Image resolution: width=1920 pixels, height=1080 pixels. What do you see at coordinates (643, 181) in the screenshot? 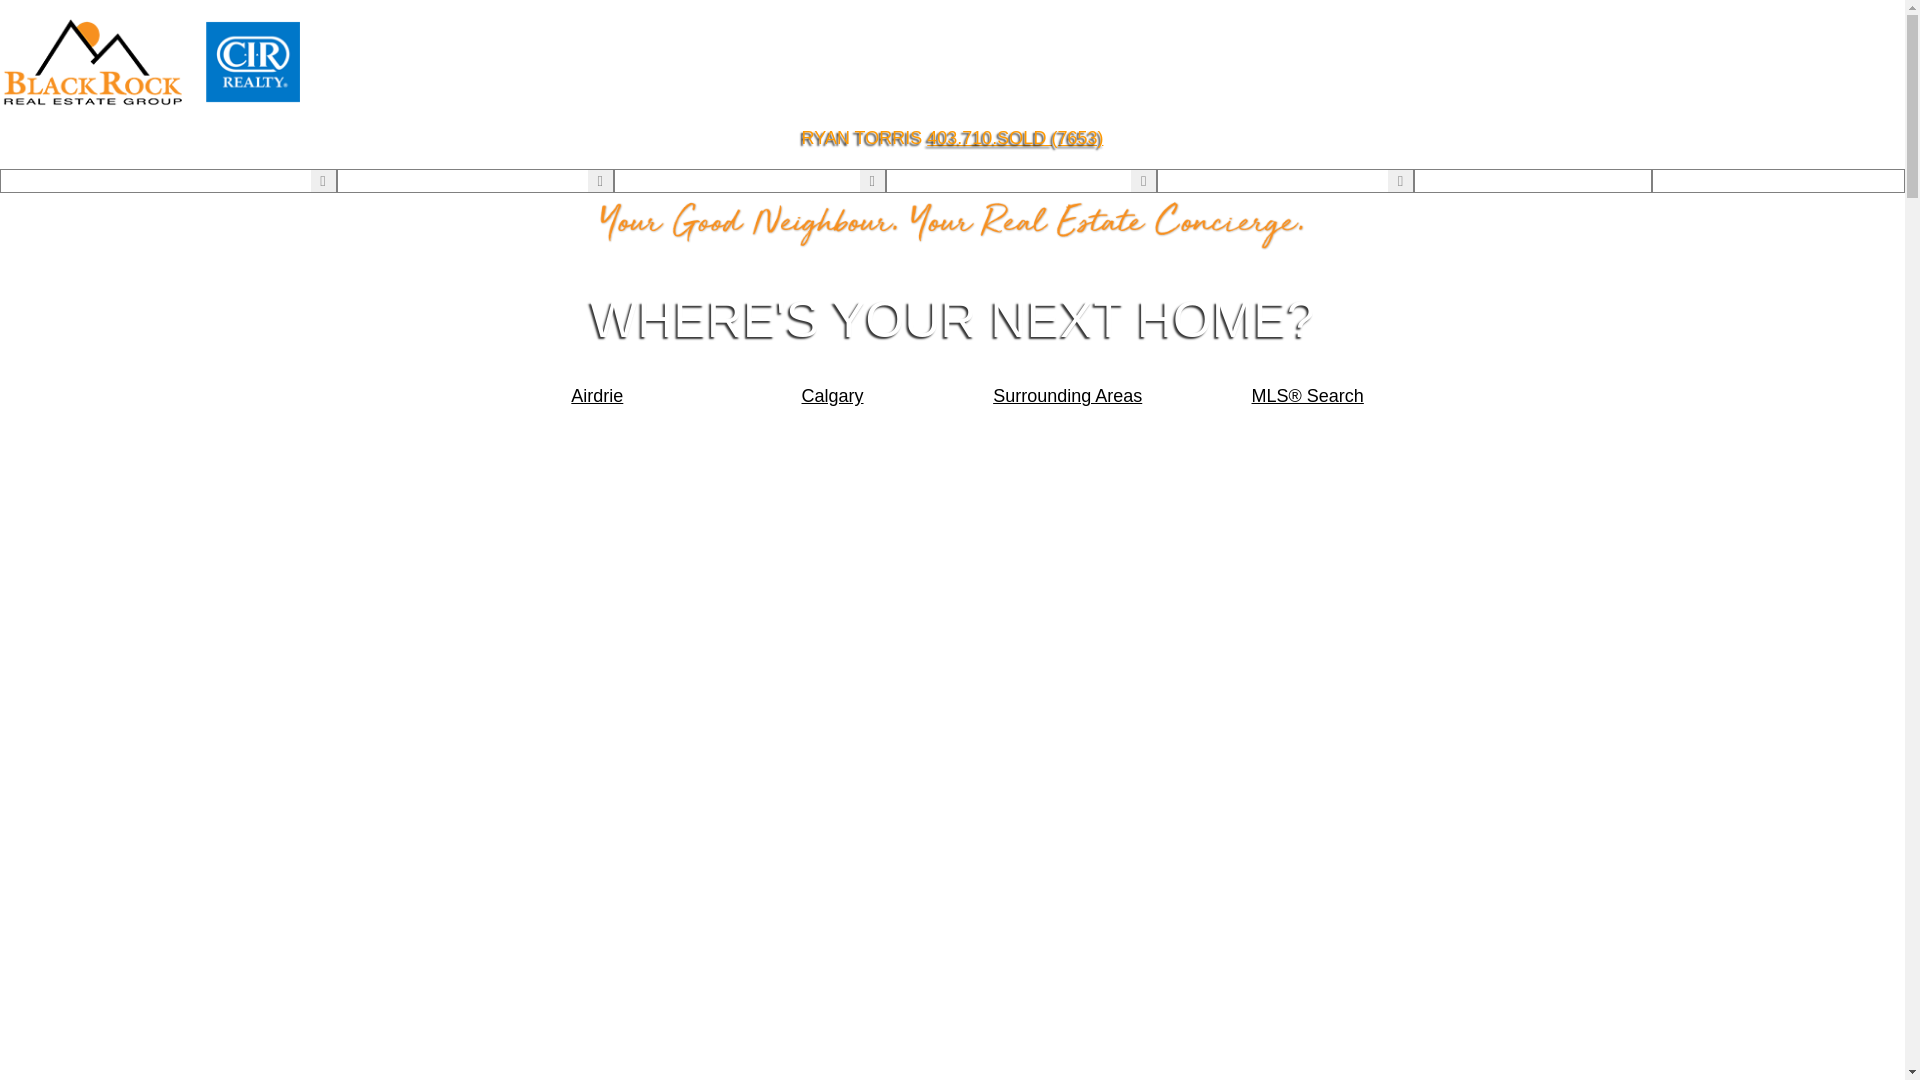
I see `'Buying'` at bounding box center [643, 181].